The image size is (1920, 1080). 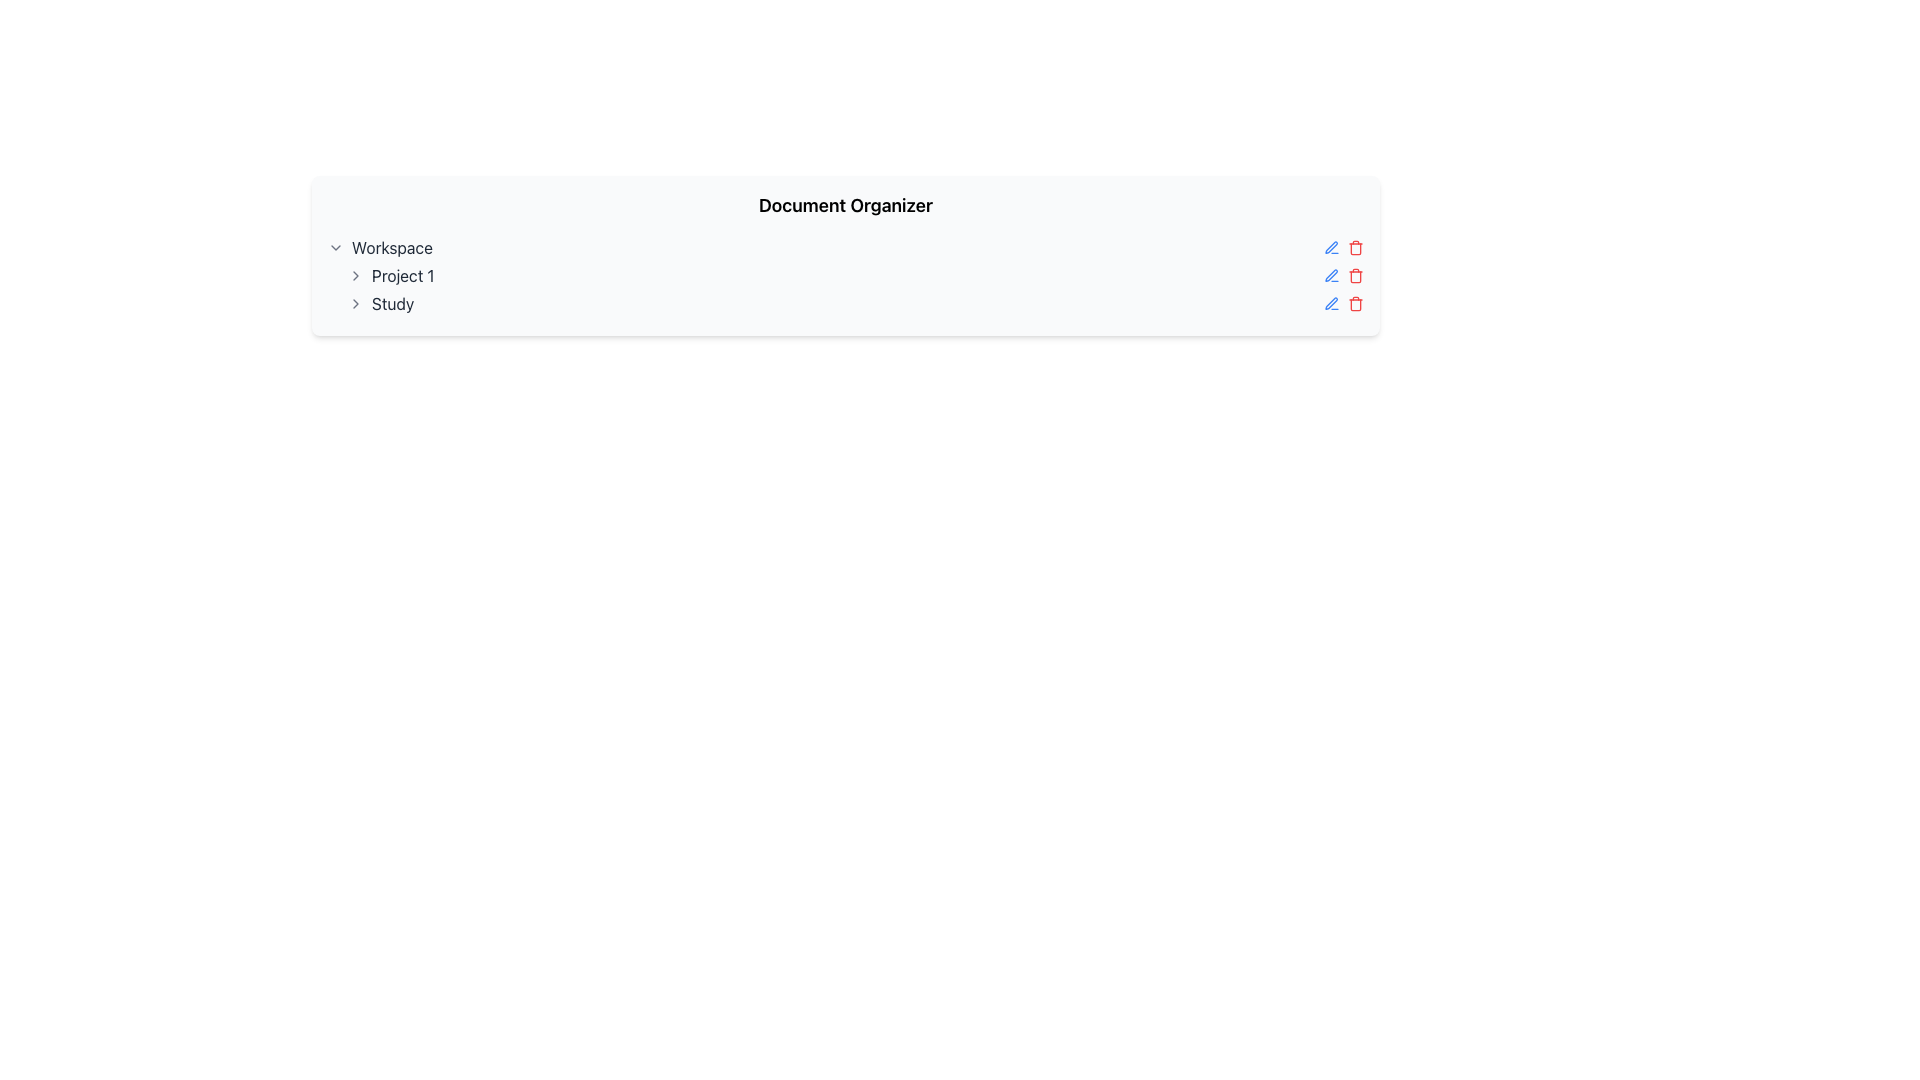 I want to click on the drawing or pen-related icon located, so click(x=1330, y=245).